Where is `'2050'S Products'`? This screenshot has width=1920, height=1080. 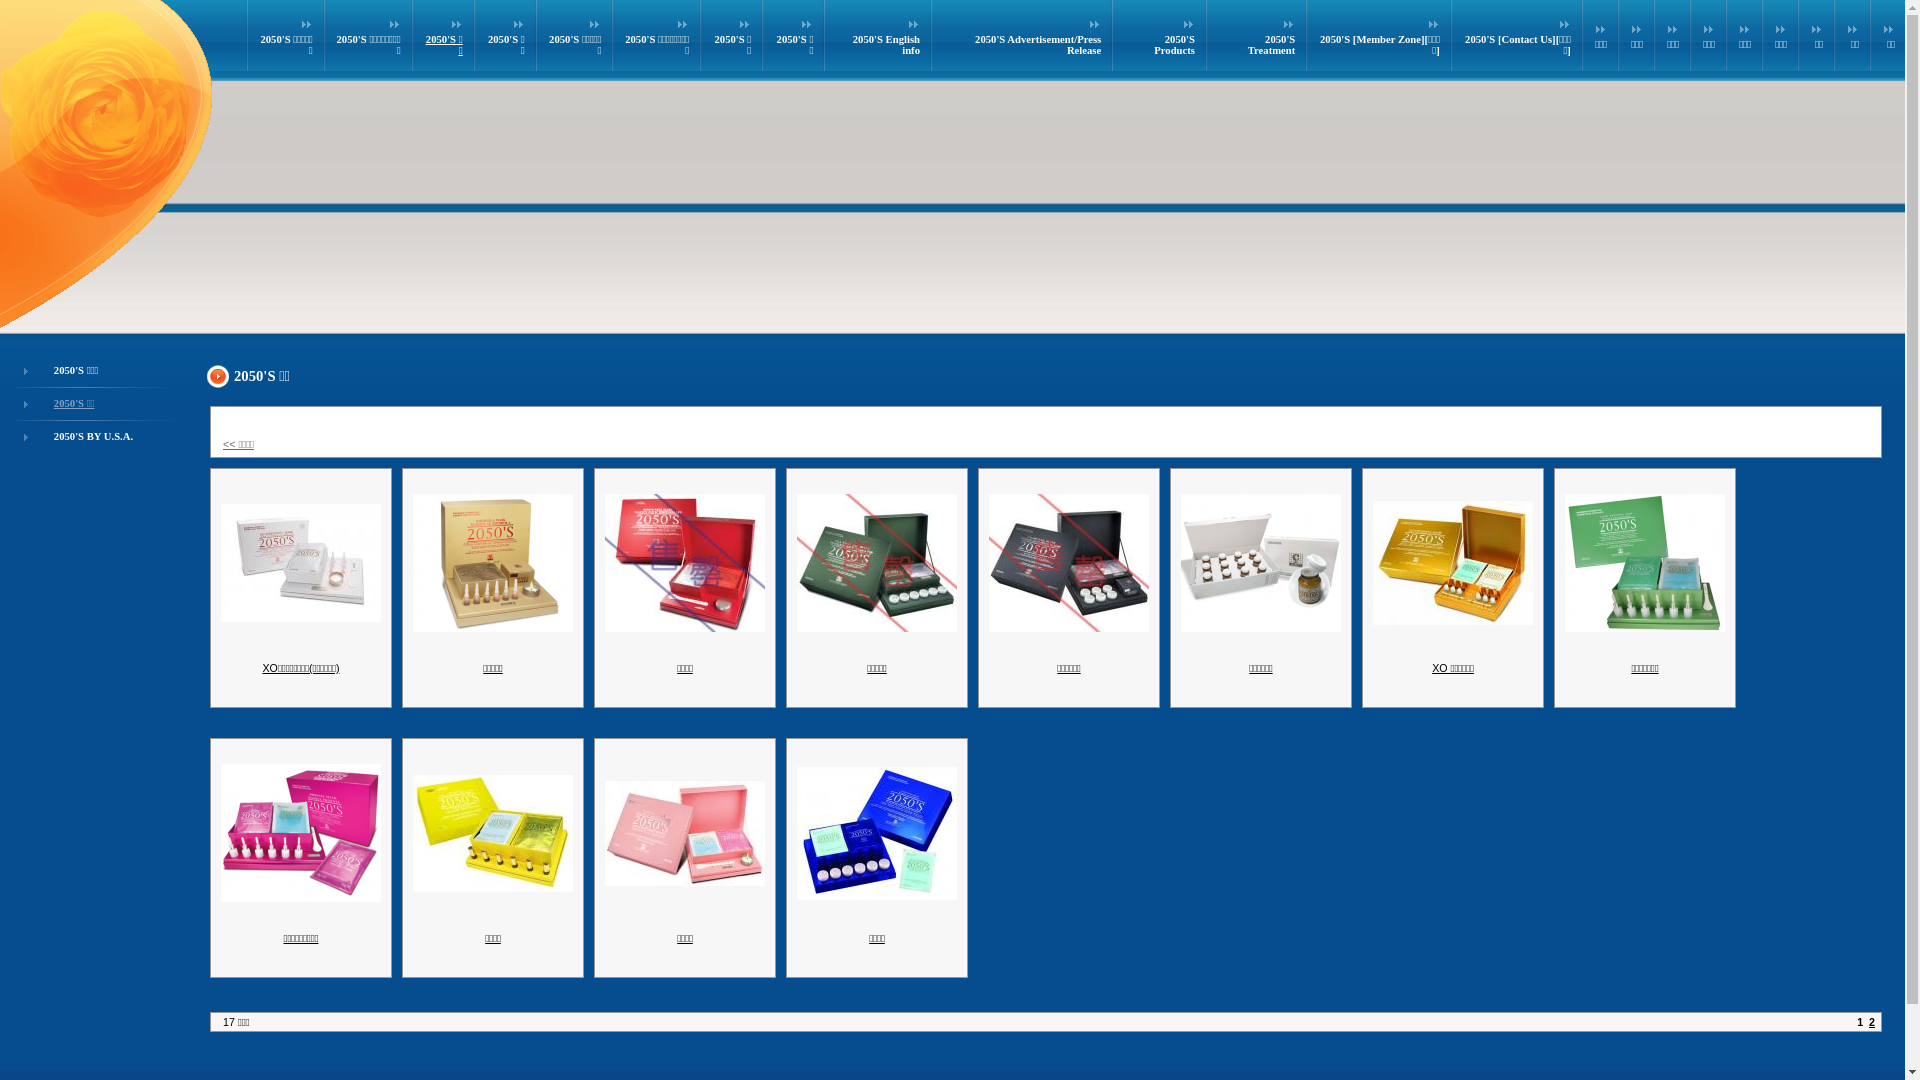 '2050'S Products' is located at coordinates (1174, 45).